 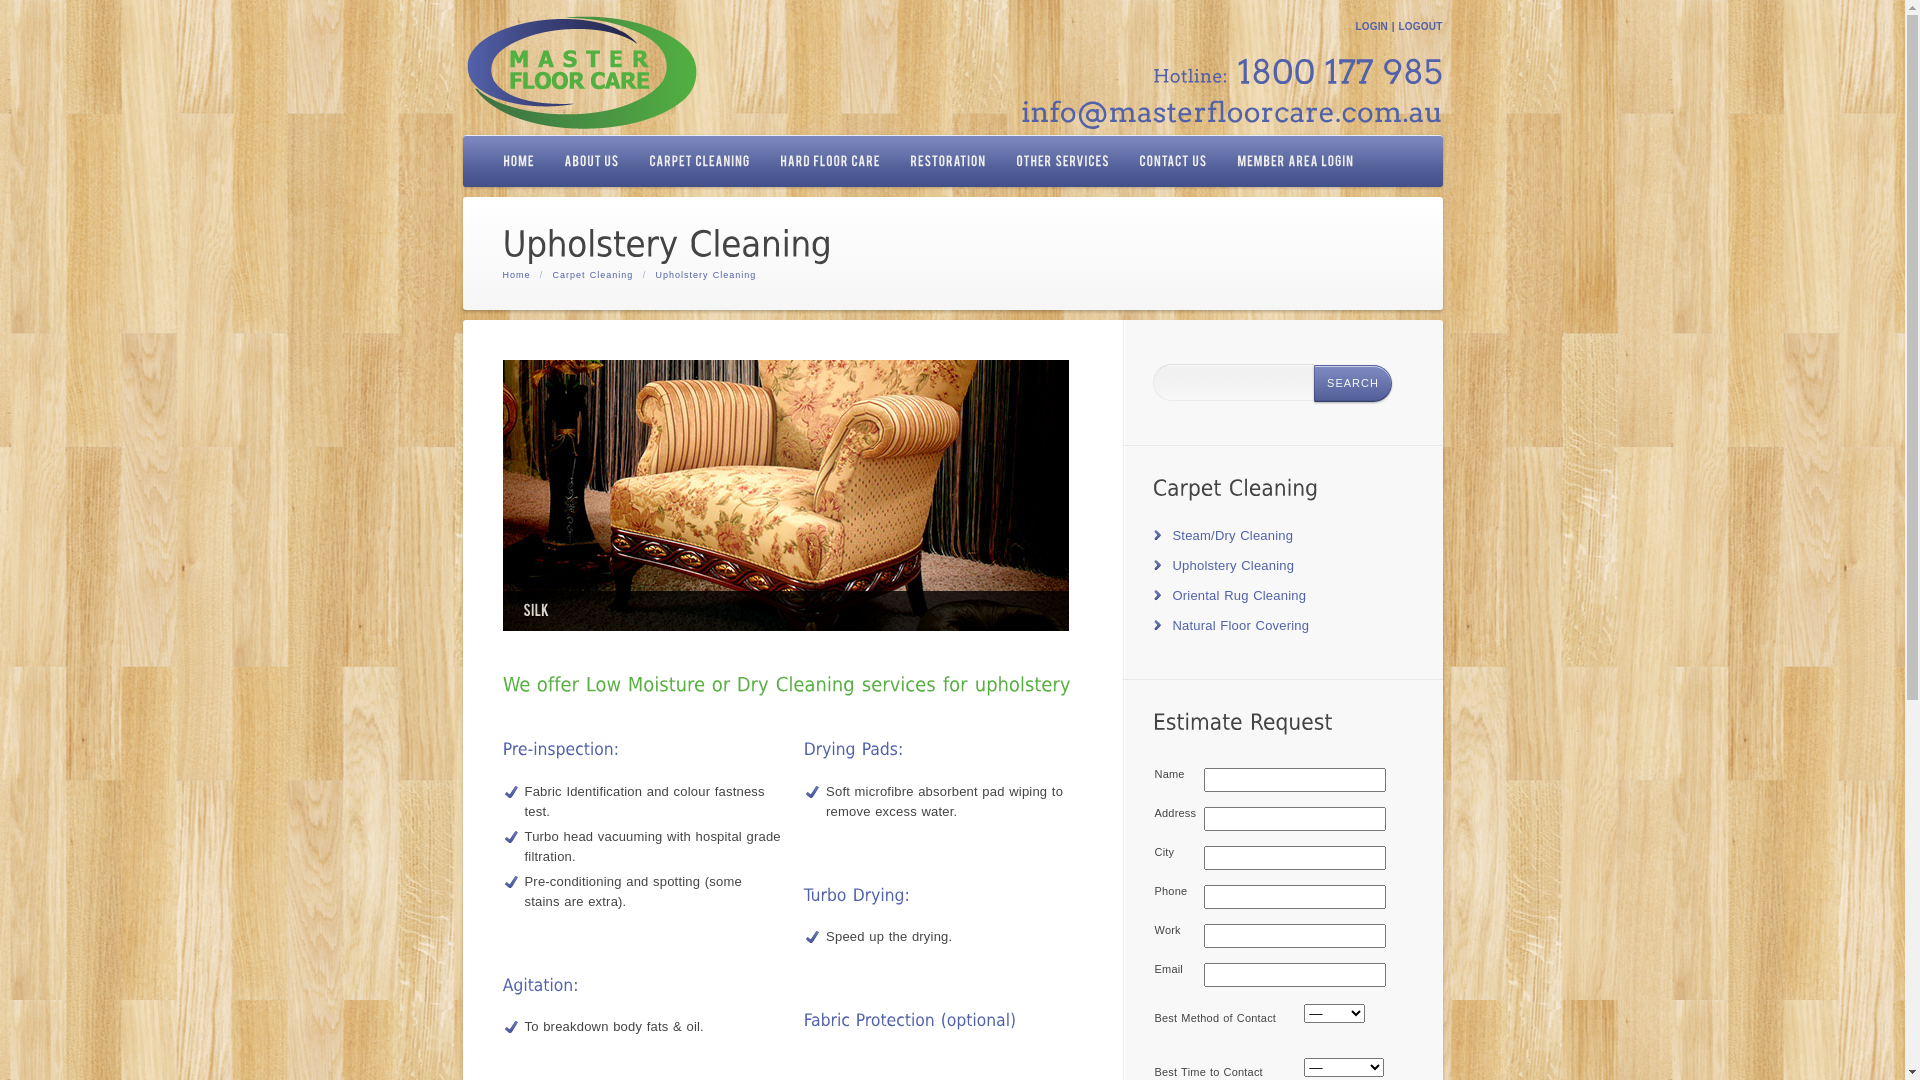 What do you see at coordinates (1314, 383) in the screenshot?
I see `'Search'` at bounding box center [1314, 383].